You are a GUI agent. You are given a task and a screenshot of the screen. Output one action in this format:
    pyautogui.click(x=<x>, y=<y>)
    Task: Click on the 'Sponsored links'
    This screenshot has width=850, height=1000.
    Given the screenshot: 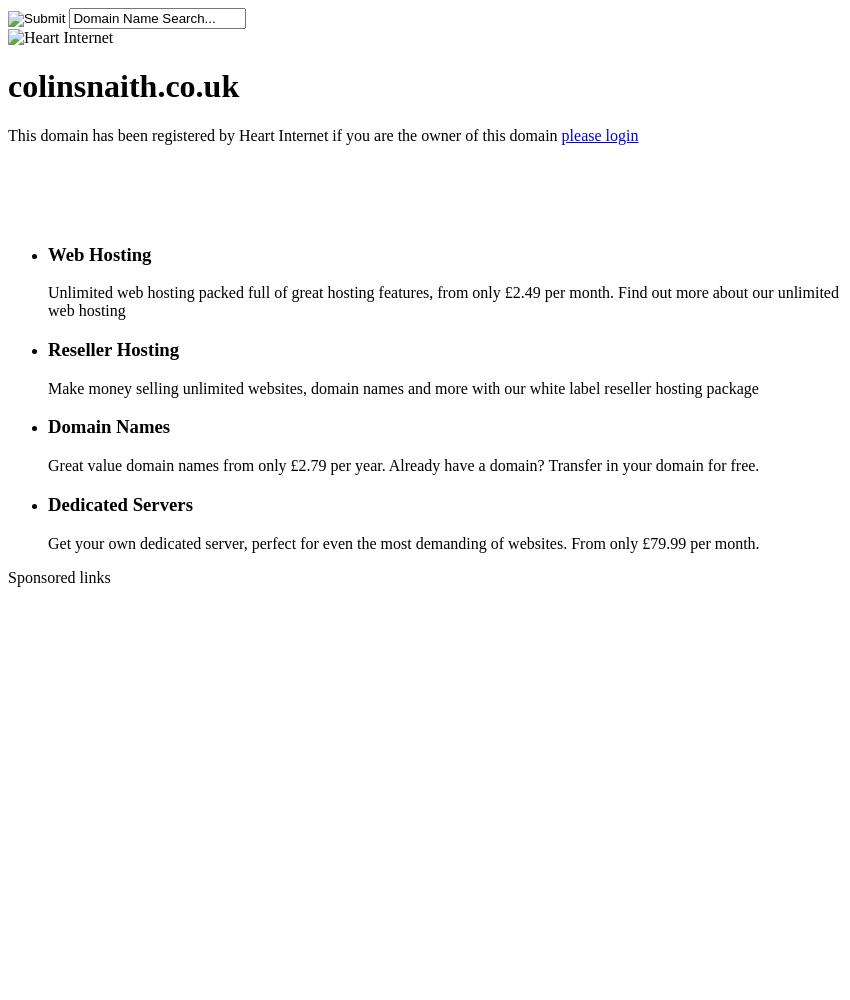 What is the action you would take?
    pyautogui.click(x=58, y=575)
    